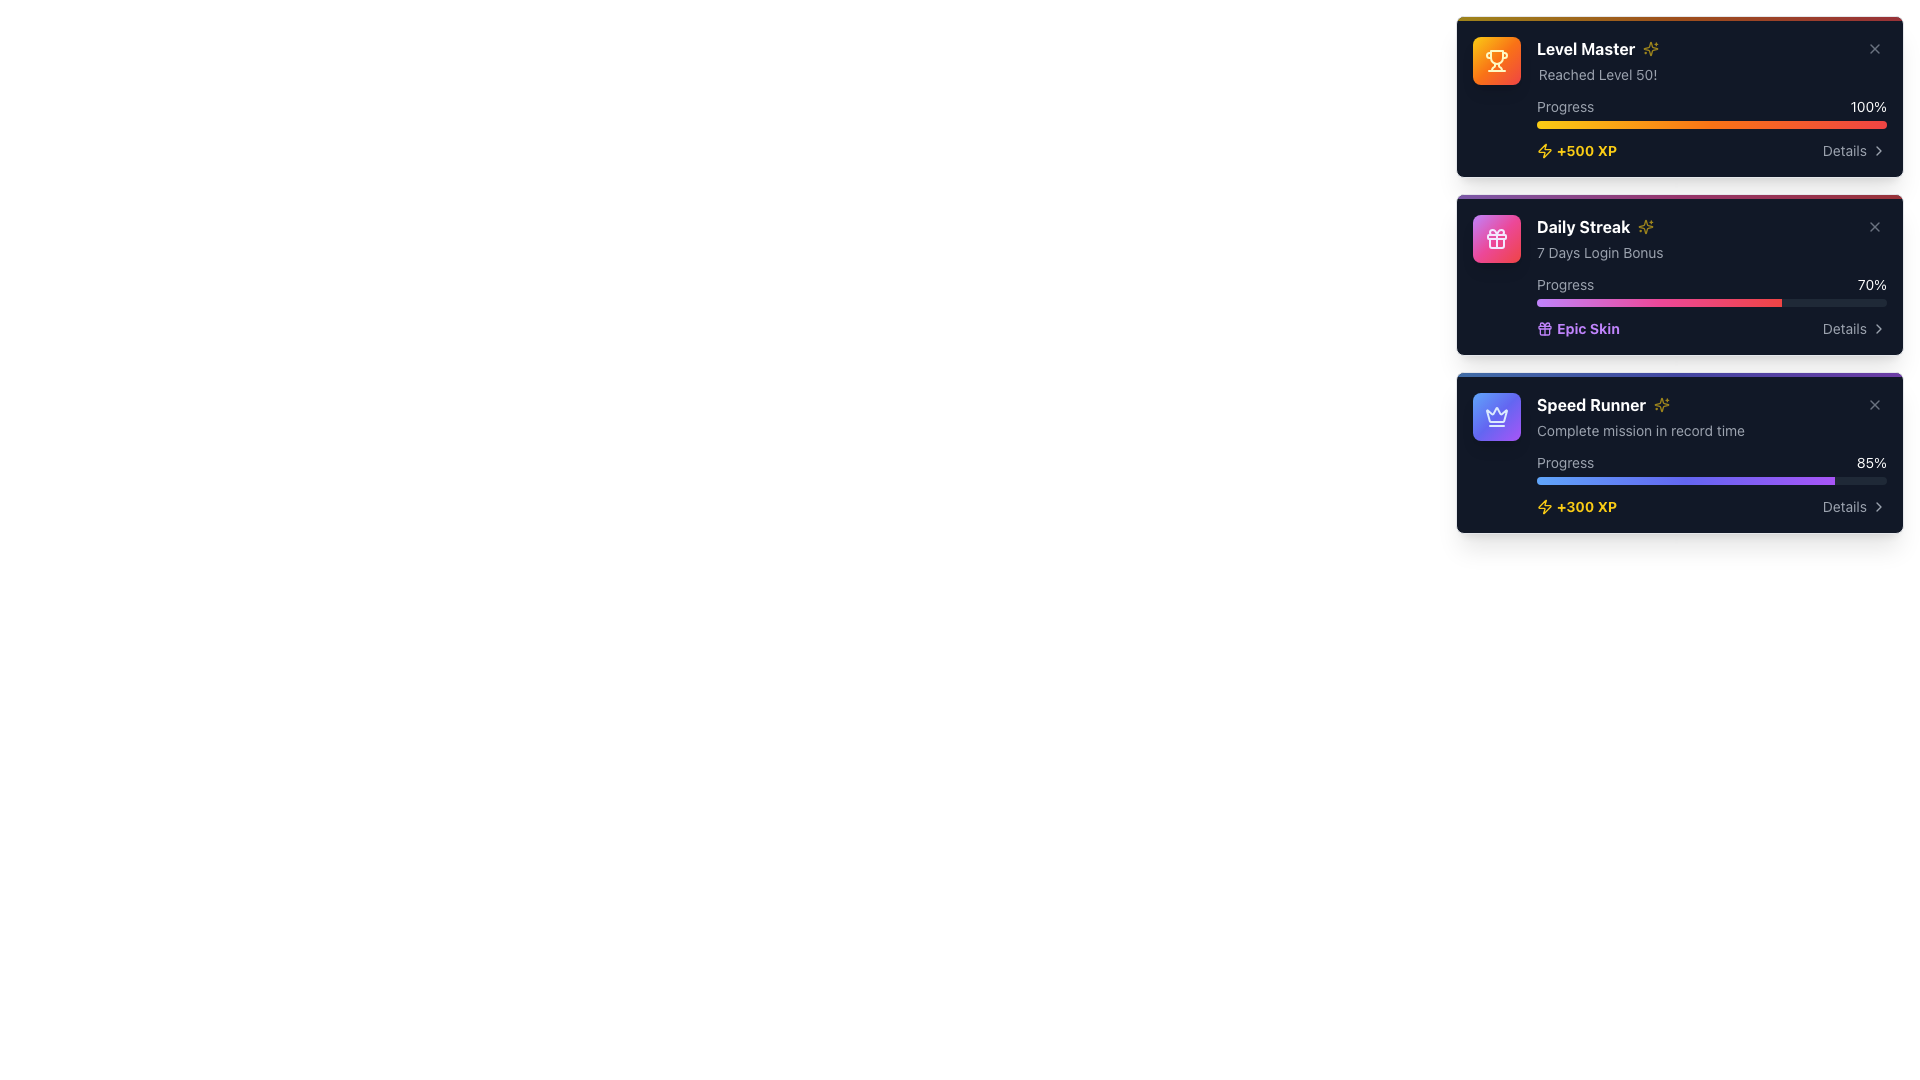 The height and width of the screenshot is (1080, 1920). I want to click on the text label that reads '7 Days Login Bonus', which is styled with a small font size and gray color, located beneath the title 'Daily Streak' in the second card of a column of three cards, so click(1600, 252).